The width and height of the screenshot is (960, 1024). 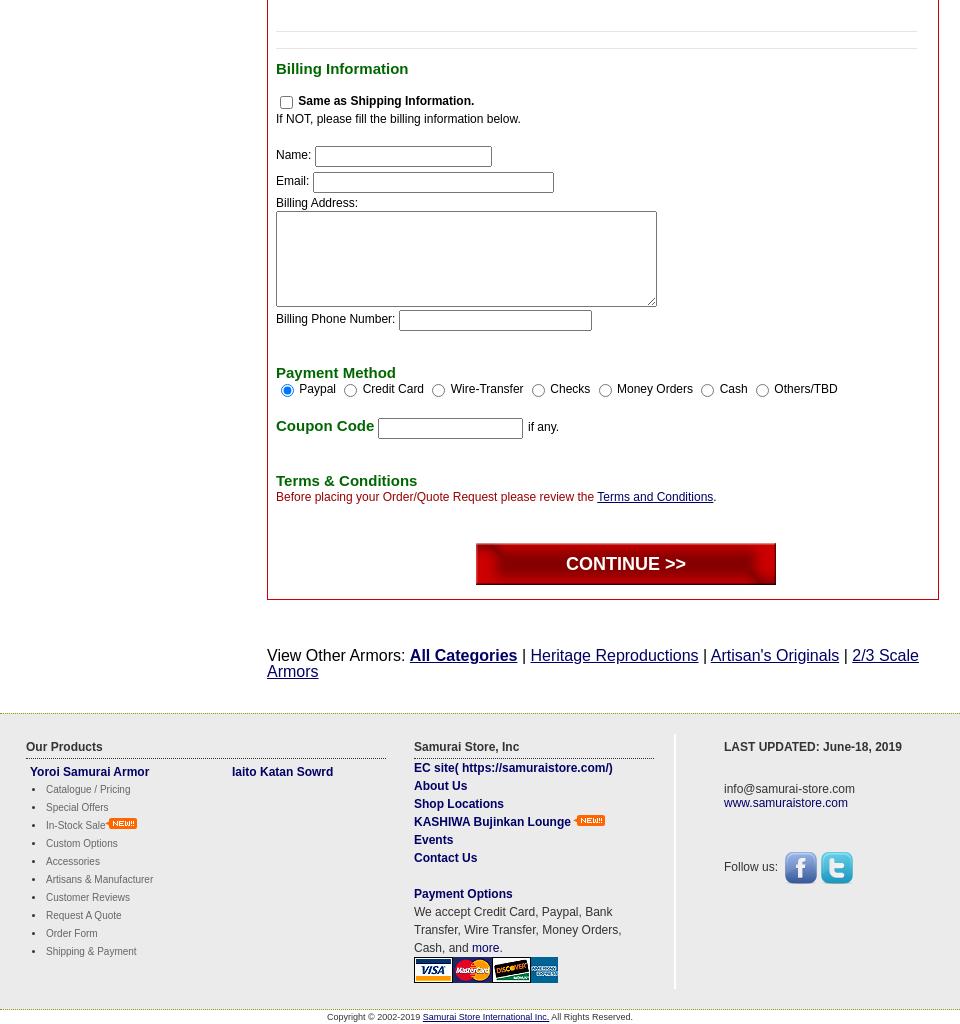 I want to click on 'Payment Method', so click(x=336, y=371).